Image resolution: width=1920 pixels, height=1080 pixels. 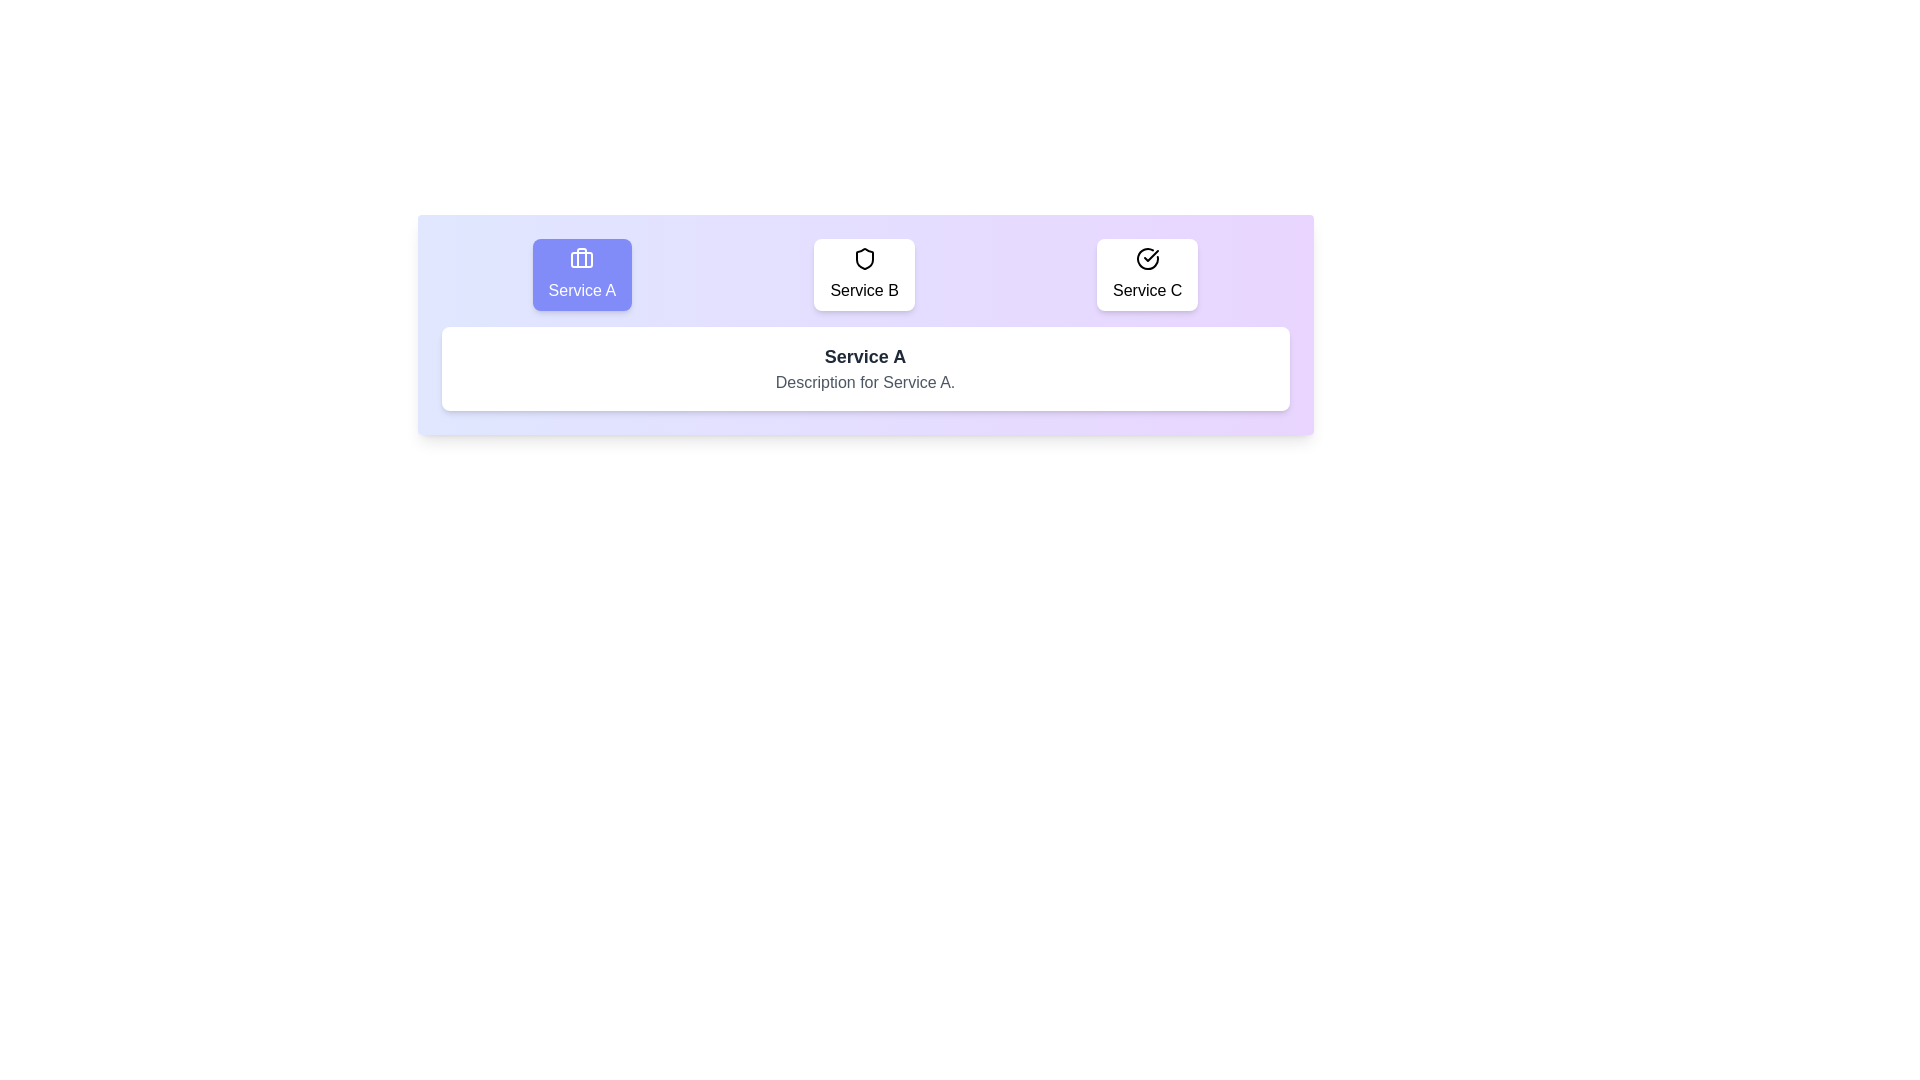 What do you see at coordinates (581, 290) in the screenshot?
I see `text label indicating the name of the service, which is 'Service A', located below the briefcase icon` at bounding box center [581, 290].